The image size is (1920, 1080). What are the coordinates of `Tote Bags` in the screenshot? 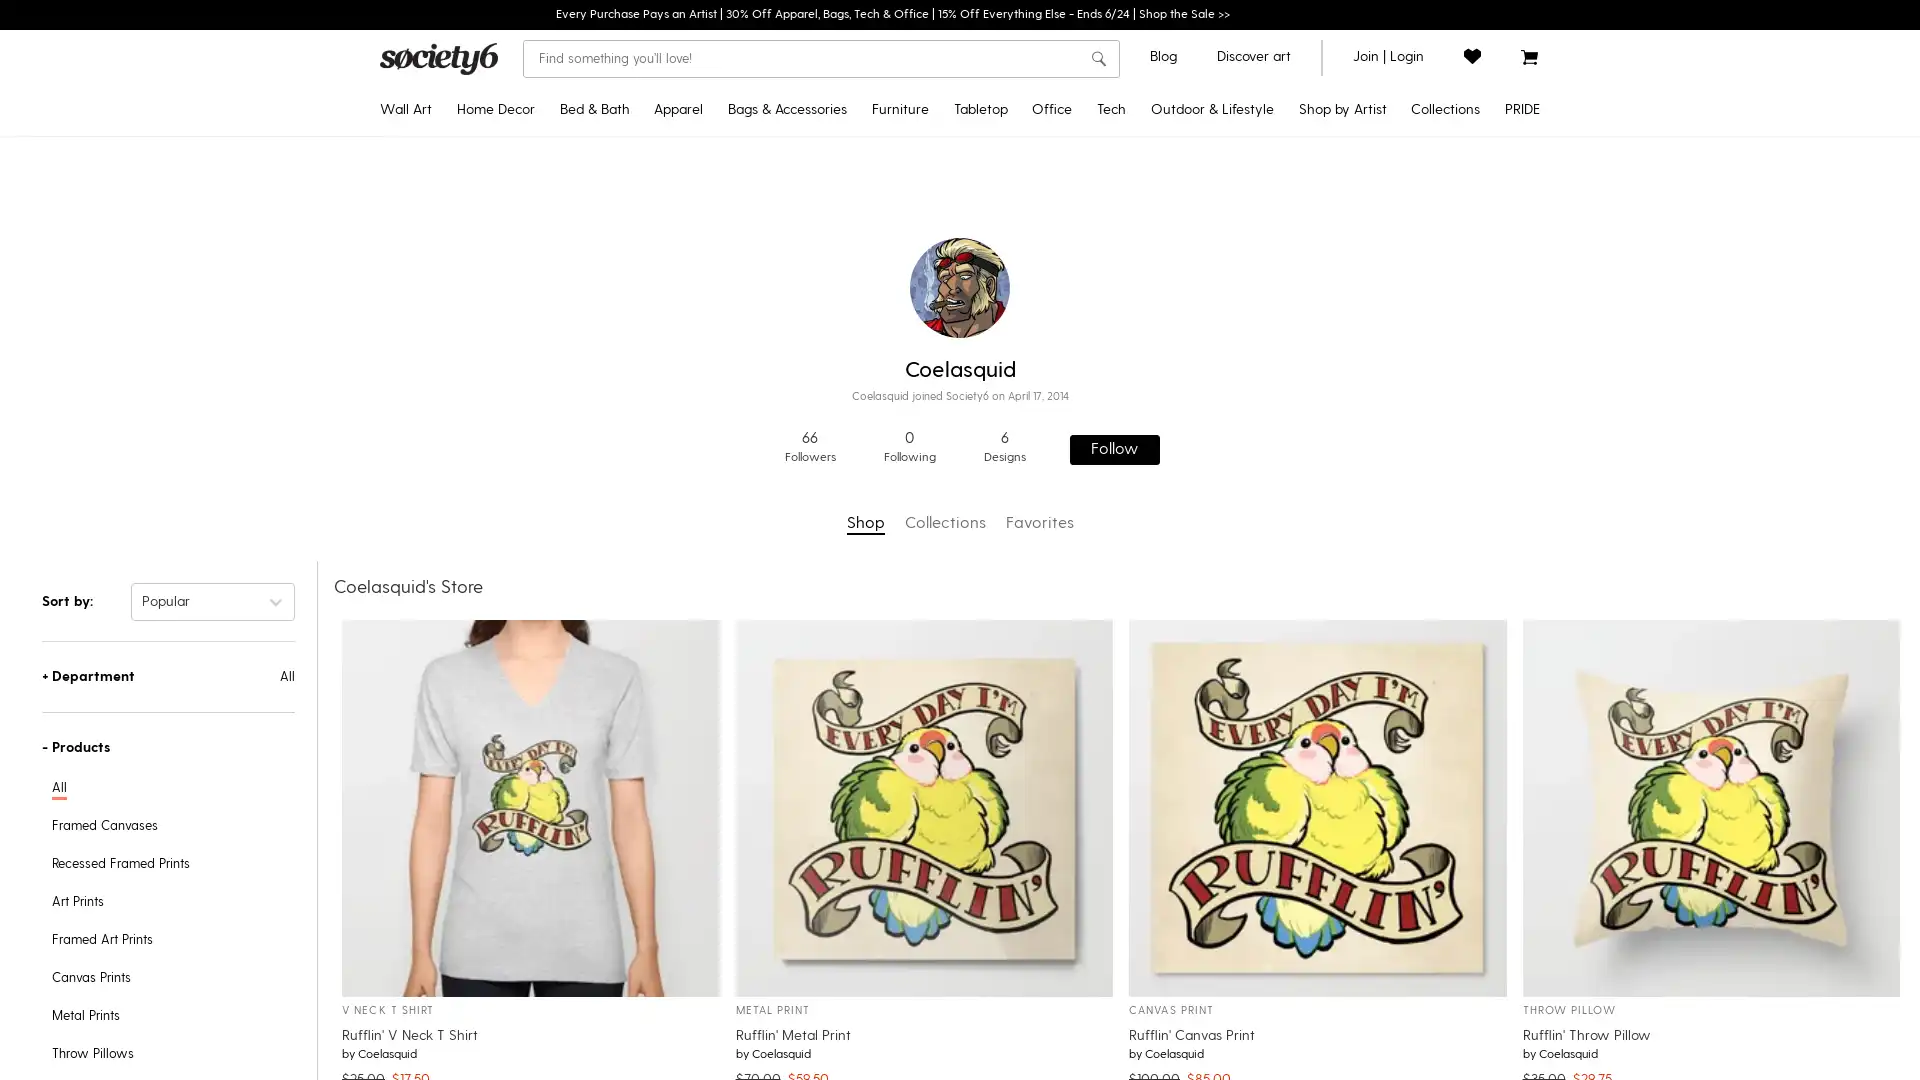 It's located at (801, 160).